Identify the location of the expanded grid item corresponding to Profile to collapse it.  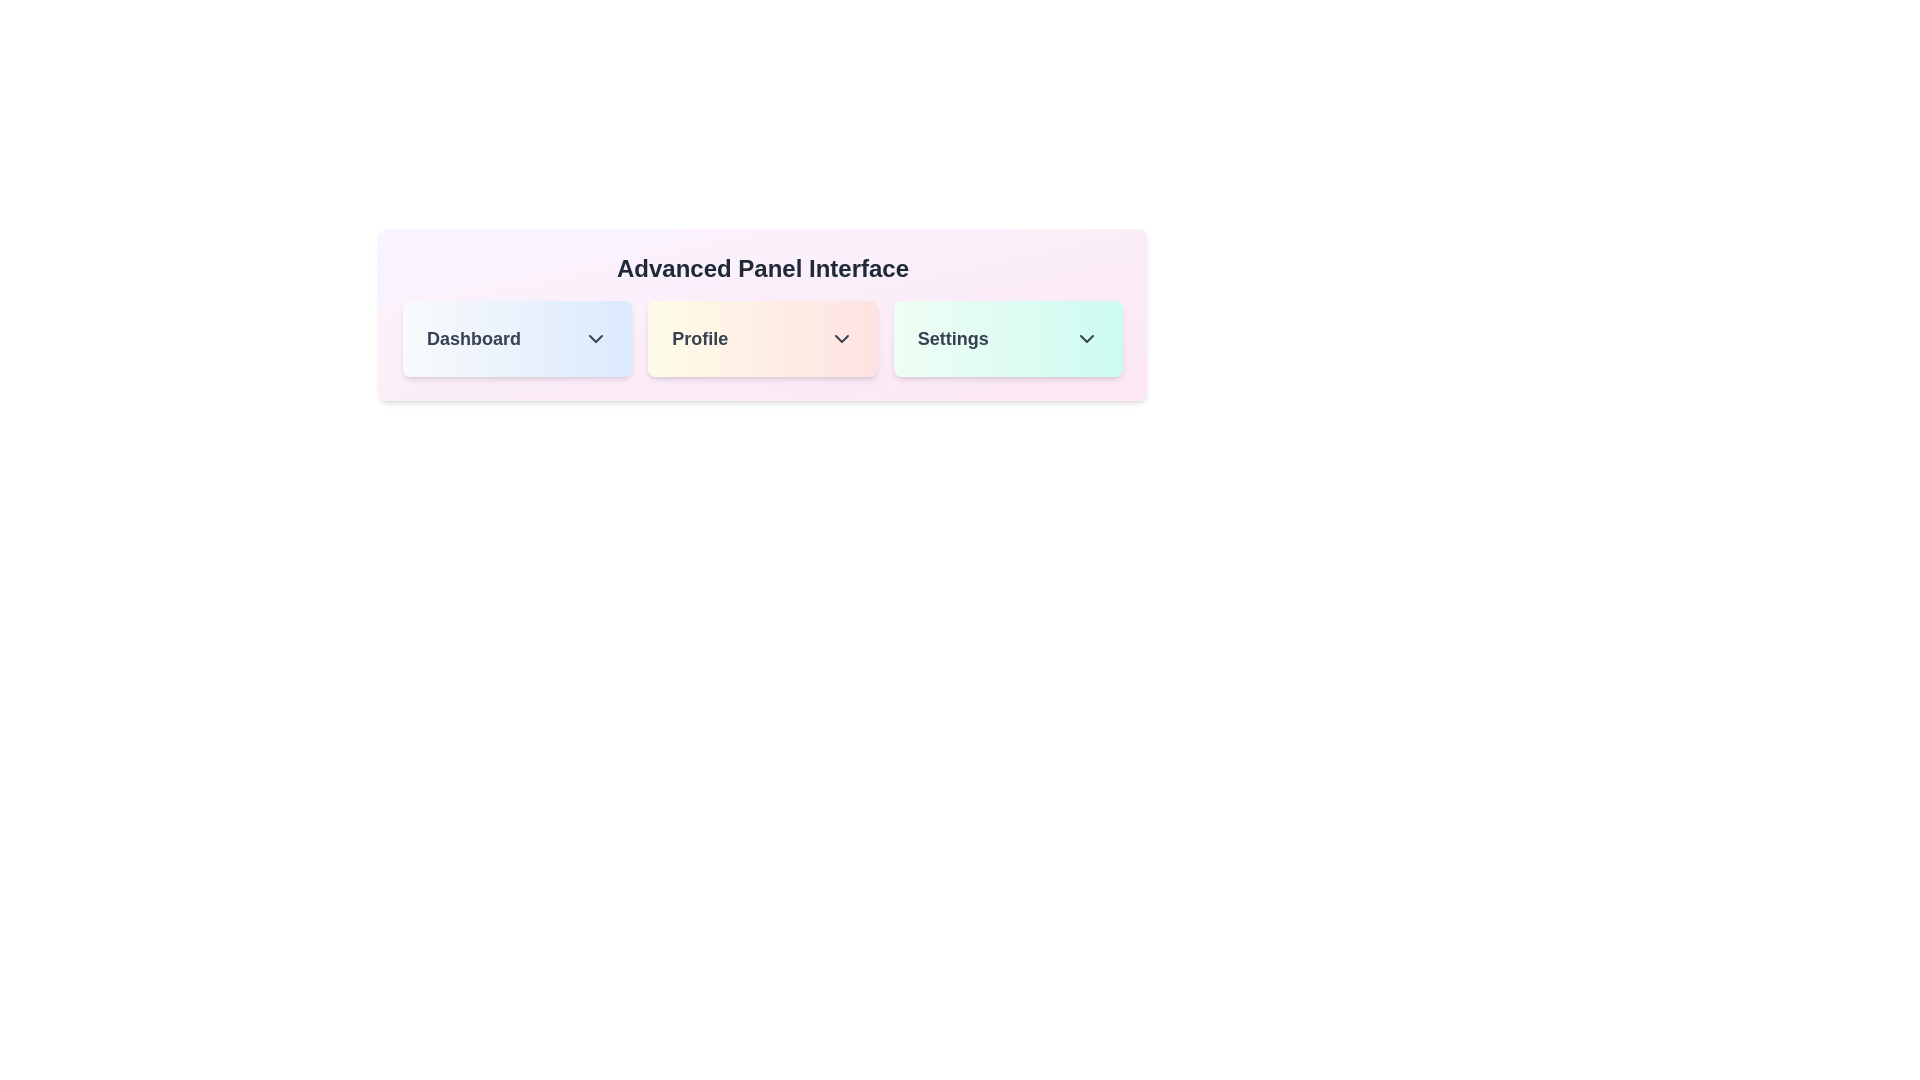
(761, 338).